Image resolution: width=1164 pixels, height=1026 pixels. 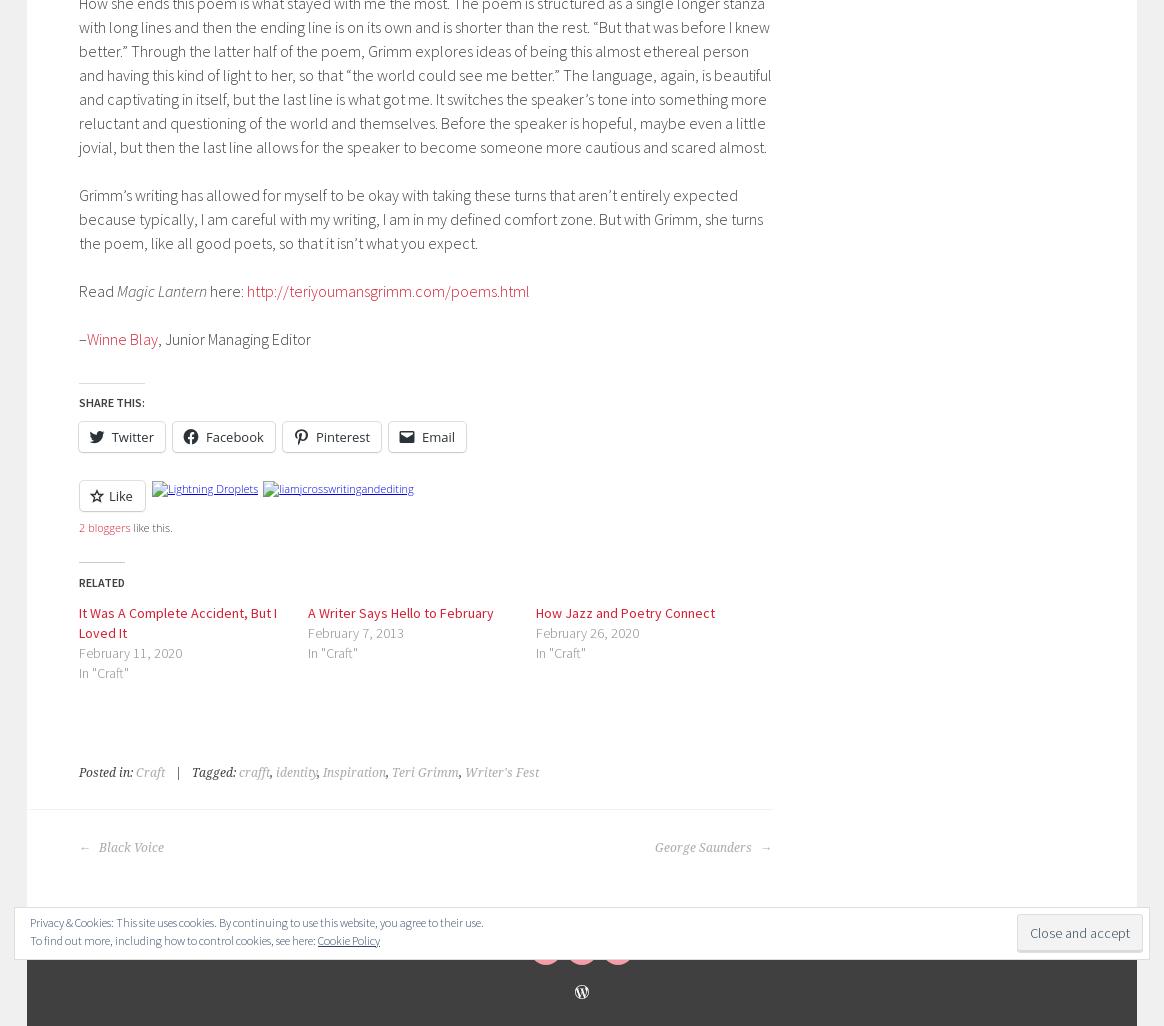 I want to click on 'identity', so click(x=295, y=771).